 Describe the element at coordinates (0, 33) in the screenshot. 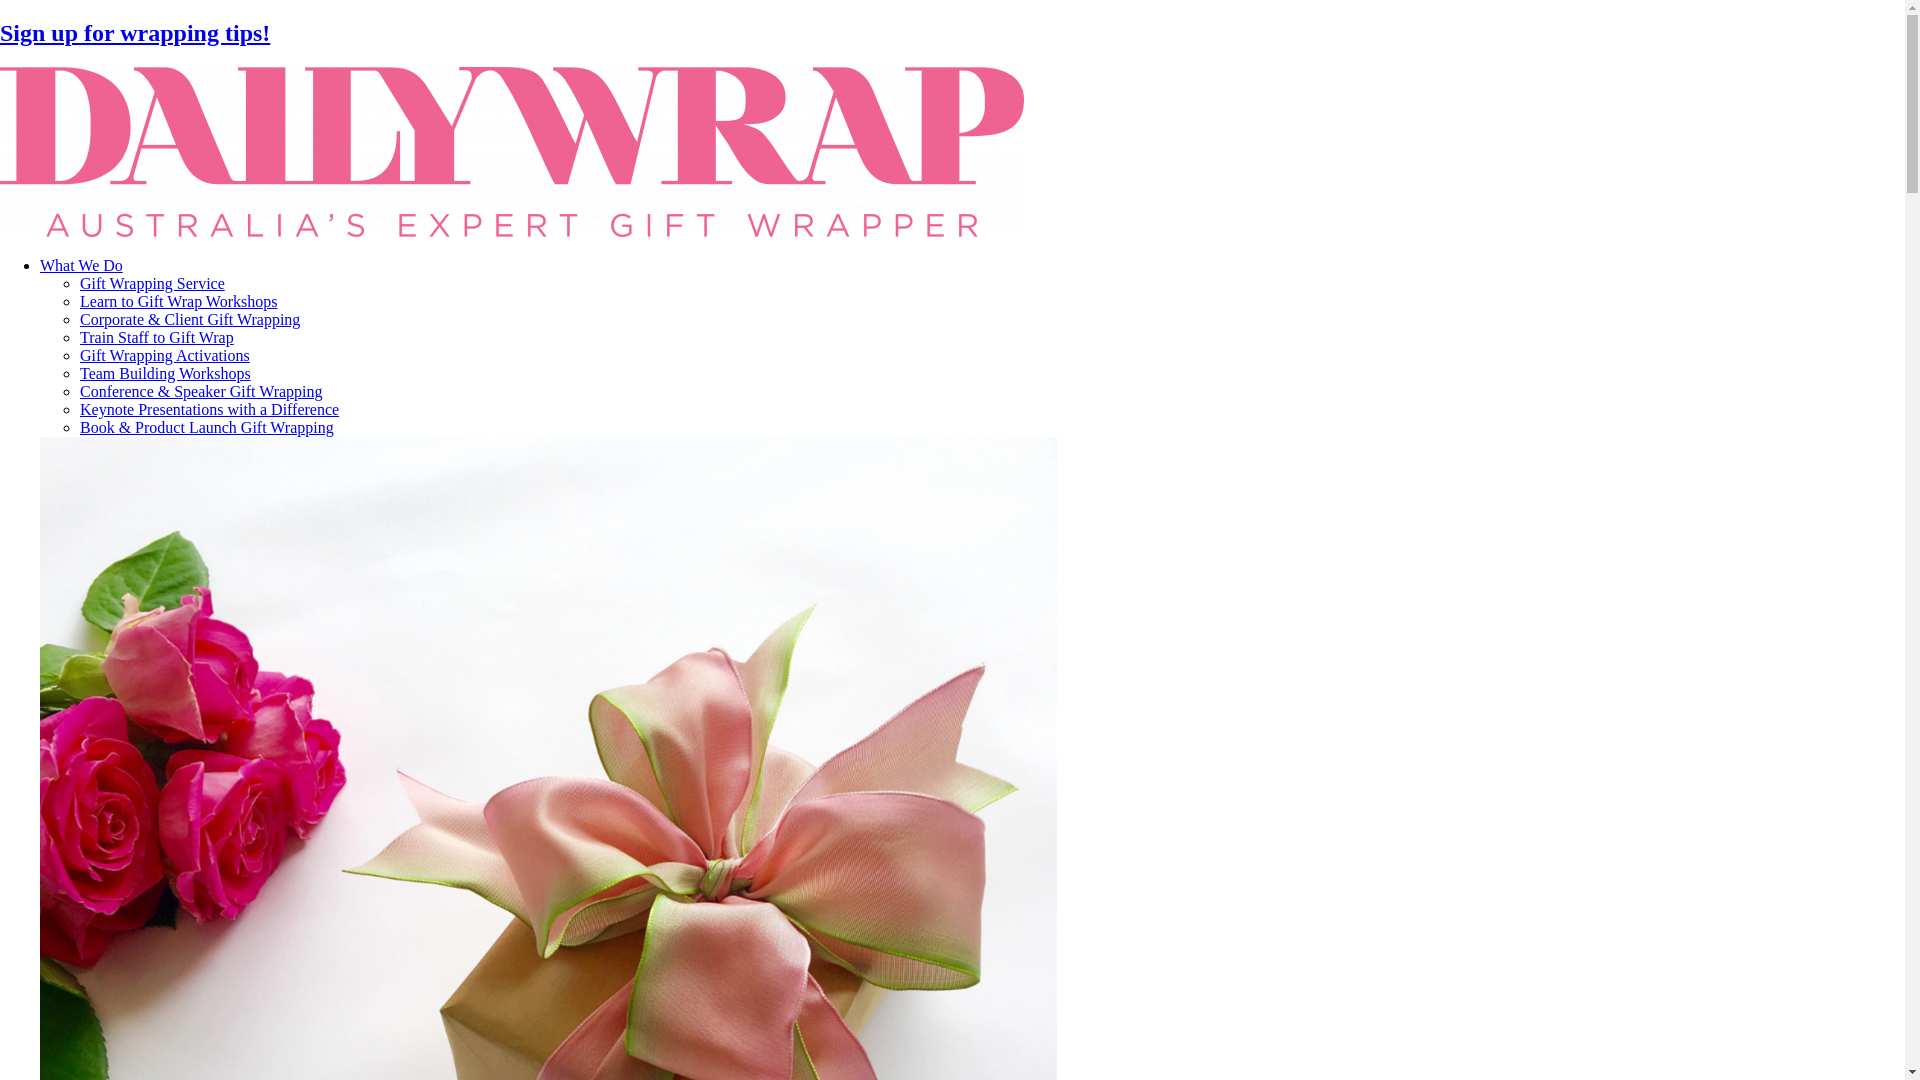

I see `'Sign up for wrapping tips!'` at that location.